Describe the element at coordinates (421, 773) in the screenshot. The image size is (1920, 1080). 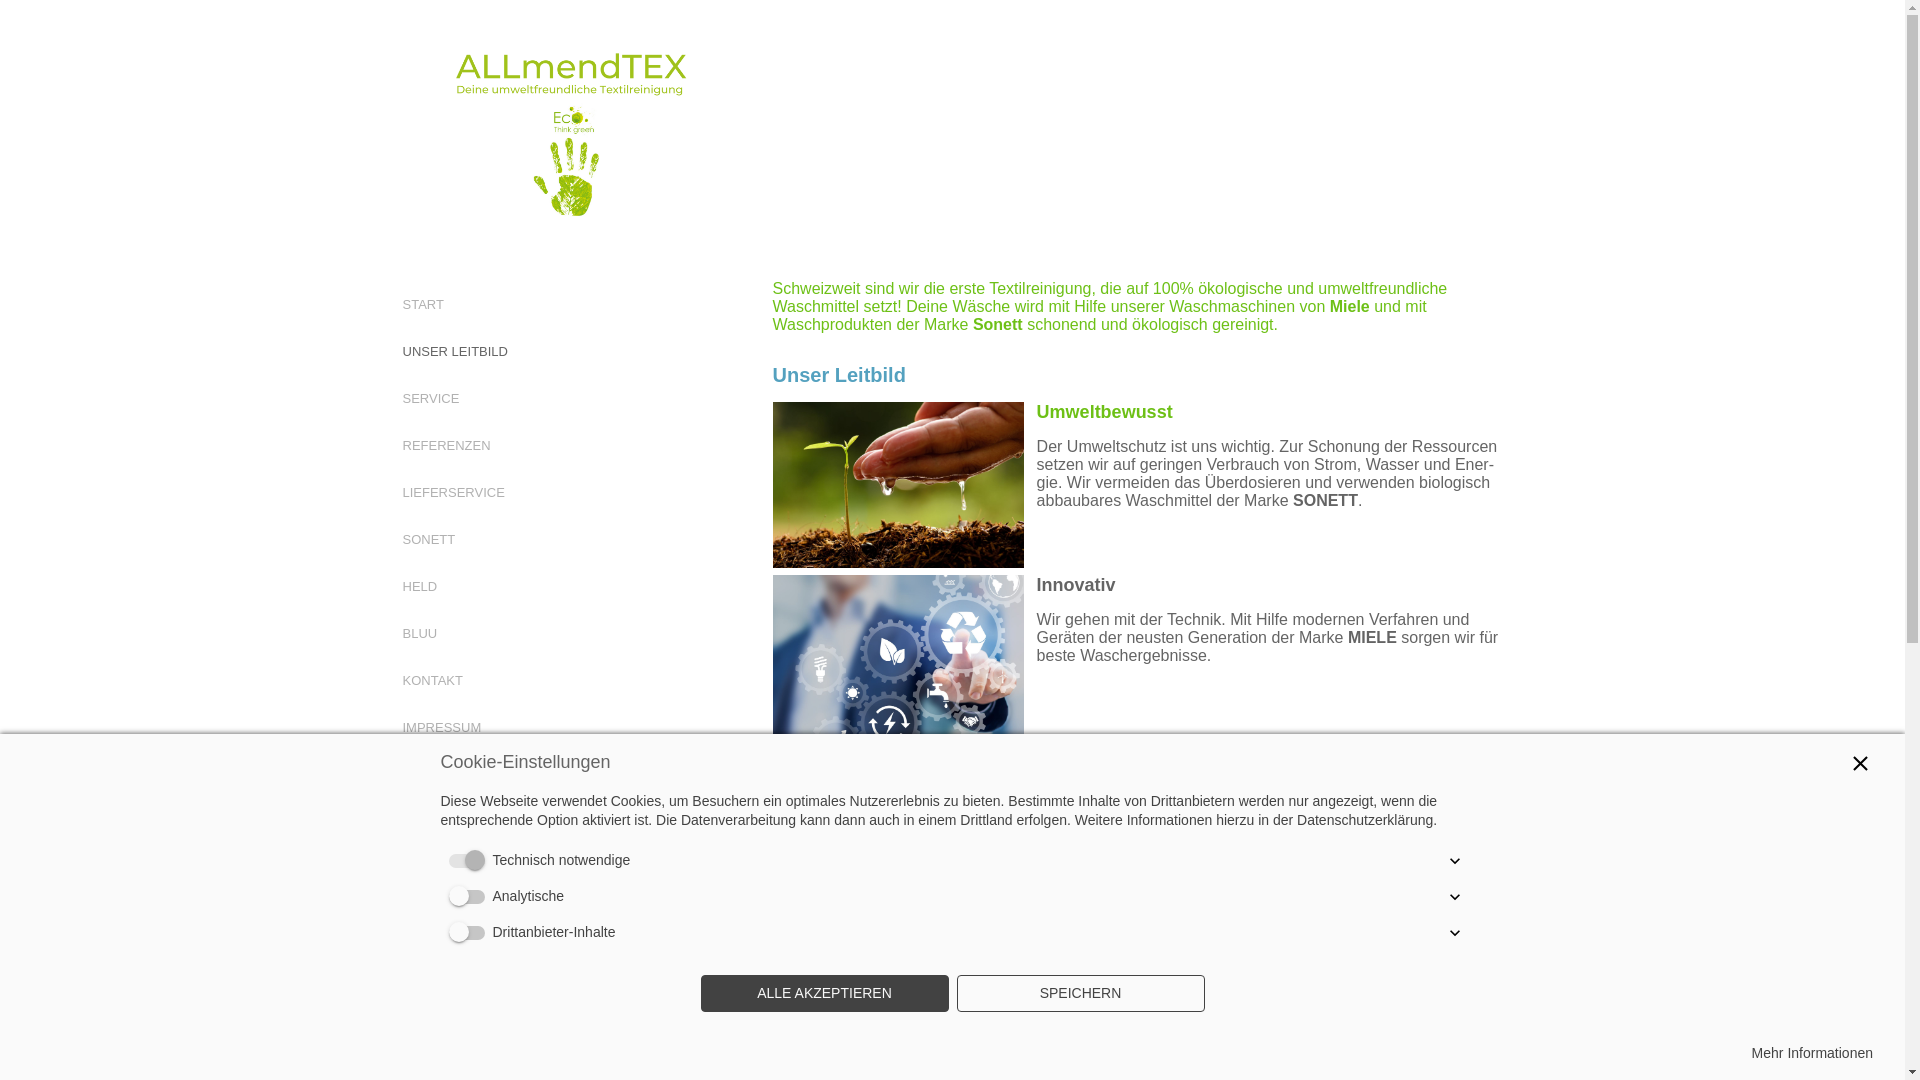
I see `'AGB`S'` at that location.